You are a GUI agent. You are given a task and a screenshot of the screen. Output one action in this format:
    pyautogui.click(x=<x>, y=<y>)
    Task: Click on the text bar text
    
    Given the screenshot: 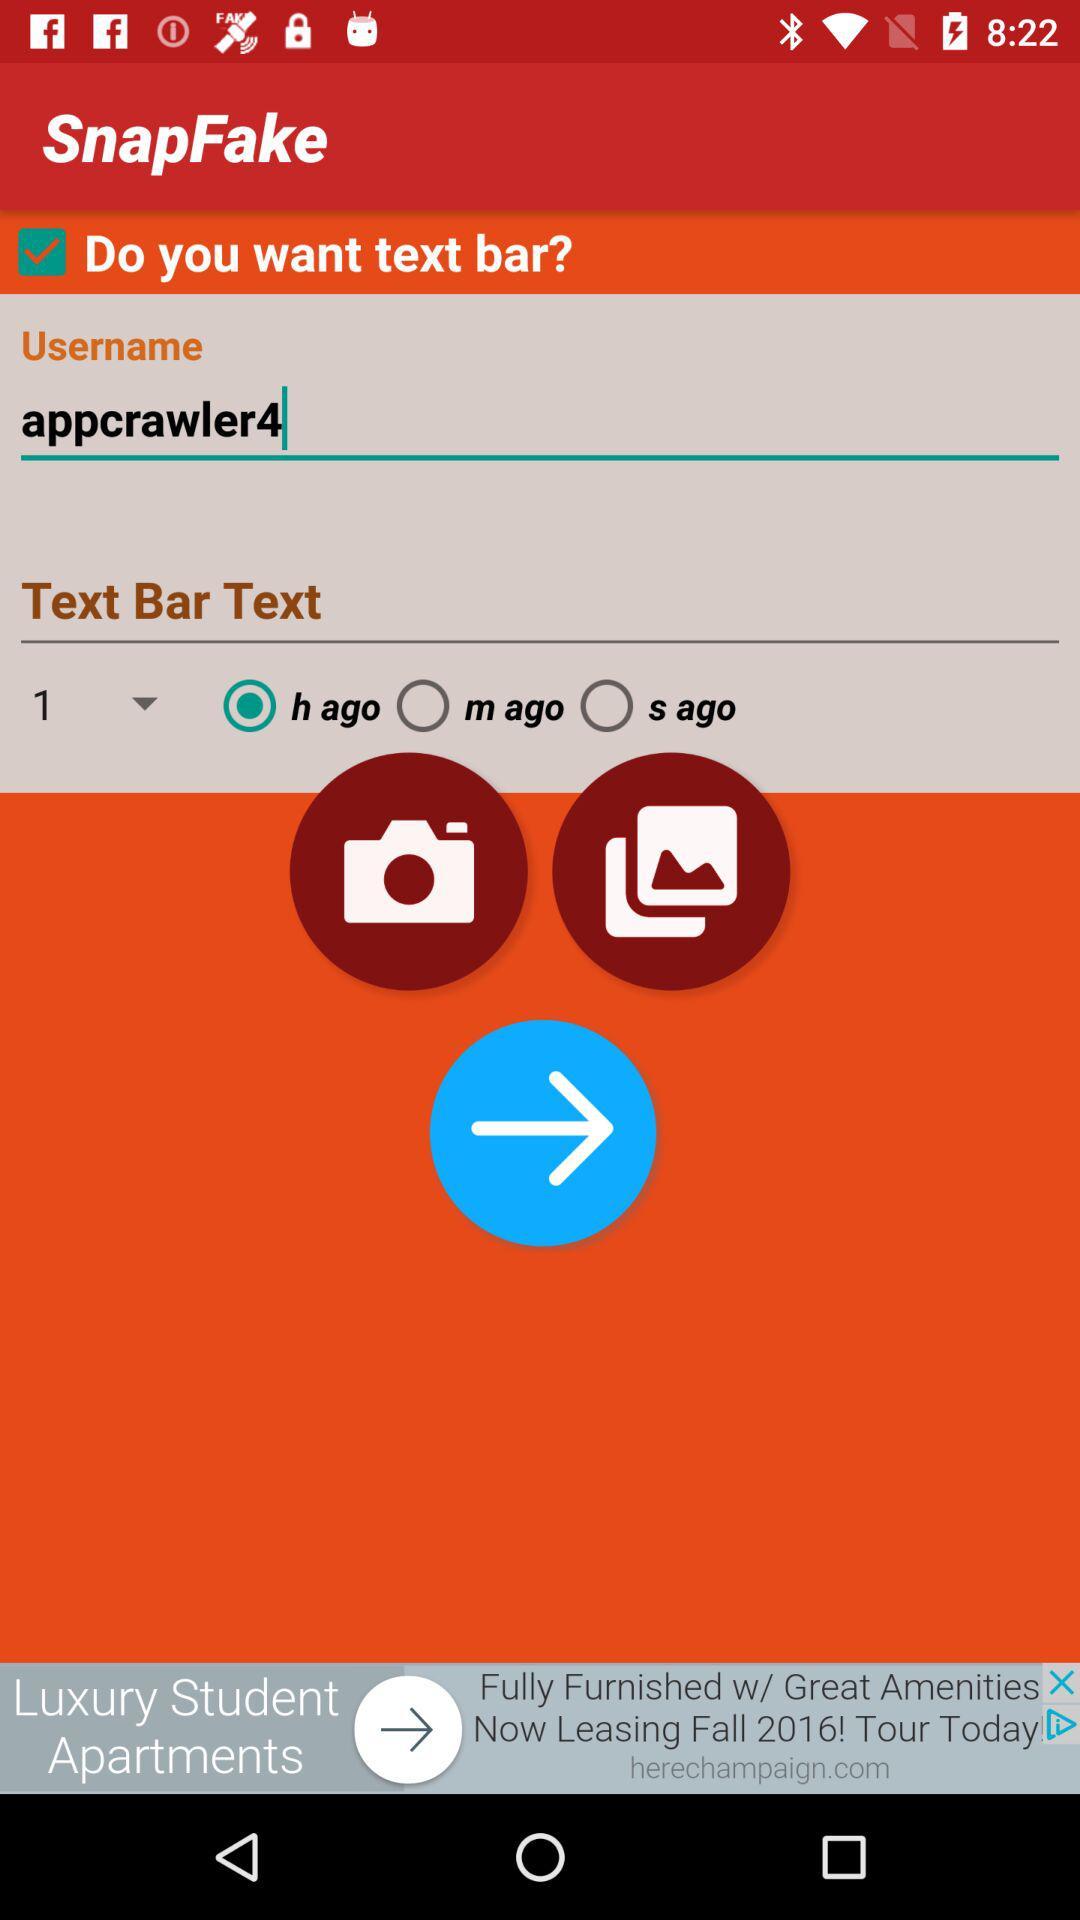 What is the action you would take?
    pyautogui.click(x=540, y=601)
    